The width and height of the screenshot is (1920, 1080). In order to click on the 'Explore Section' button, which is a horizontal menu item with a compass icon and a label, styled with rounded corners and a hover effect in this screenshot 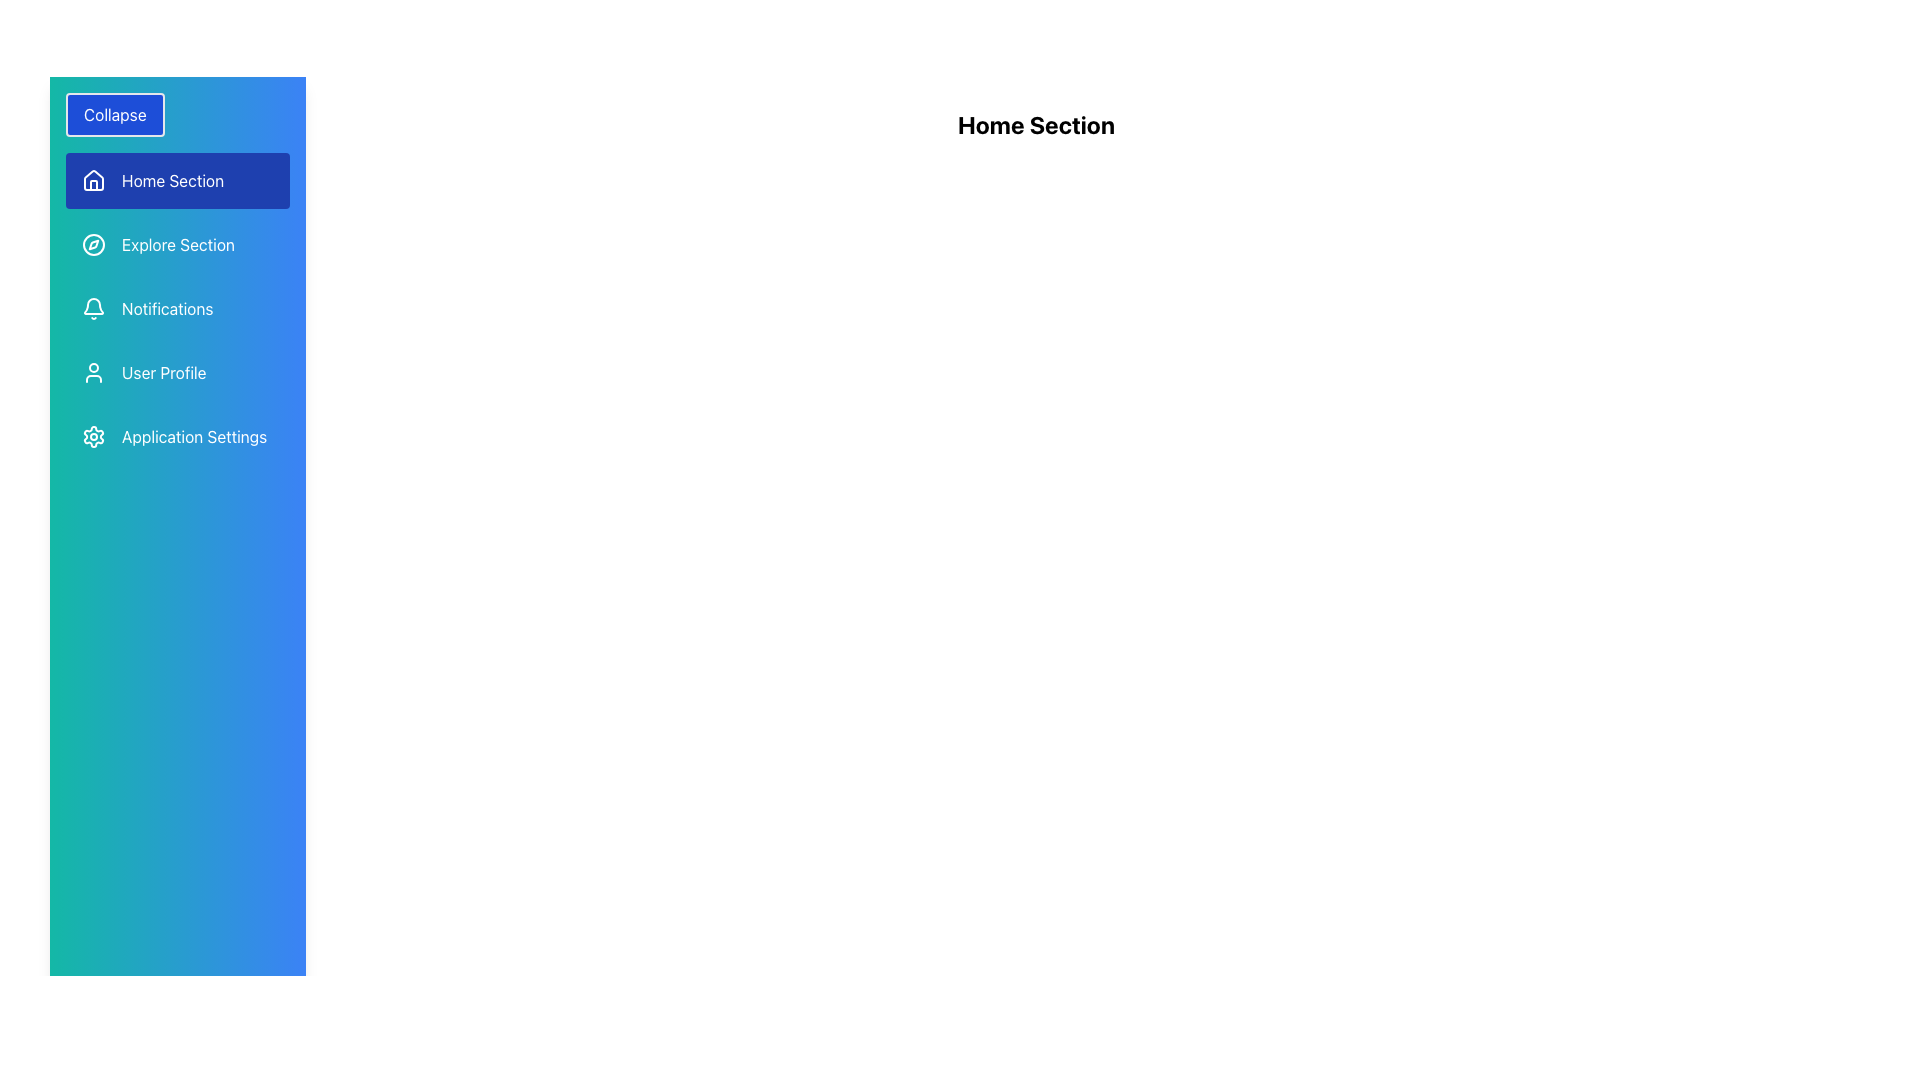, I will do `click(177, 244)`.